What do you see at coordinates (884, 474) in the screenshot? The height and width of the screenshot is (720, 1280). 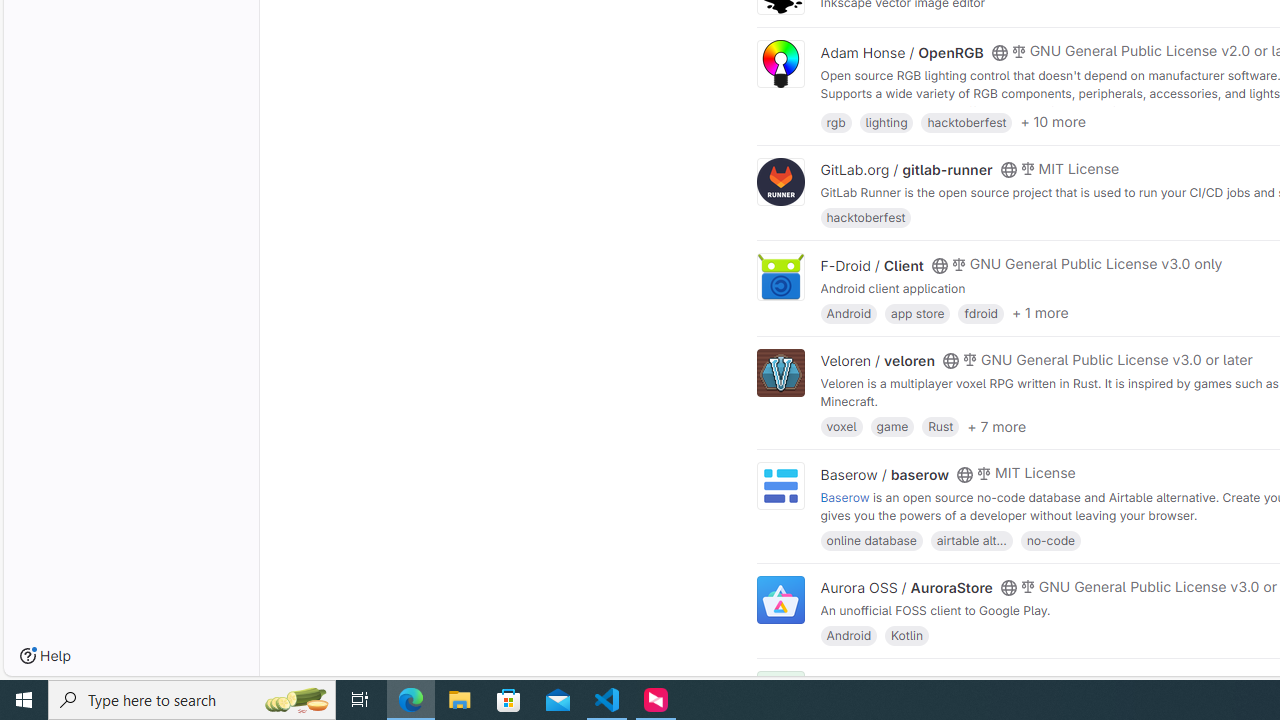 I see `'Baserow / baserow'` at bounding box center [884, 474].